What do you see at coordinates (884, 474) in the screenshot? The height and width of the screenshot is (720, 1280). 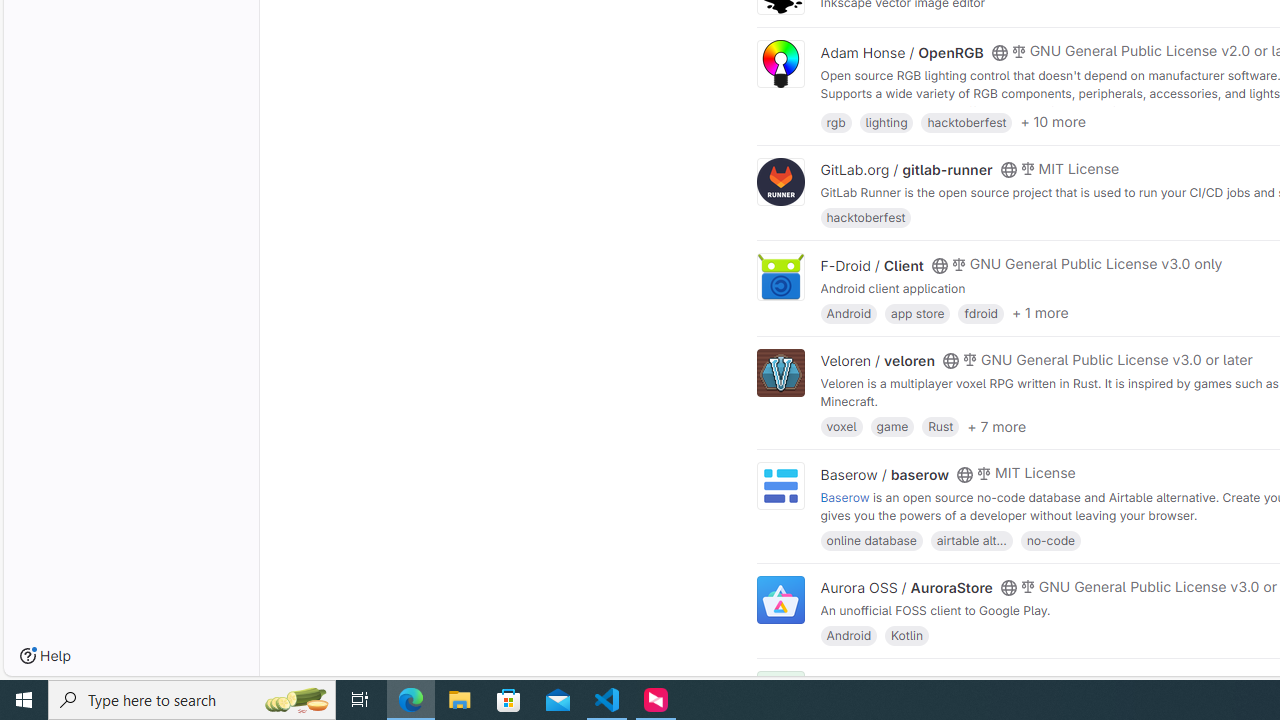 I see `'Baserow / baserow'` at bounding box center [884, 474].